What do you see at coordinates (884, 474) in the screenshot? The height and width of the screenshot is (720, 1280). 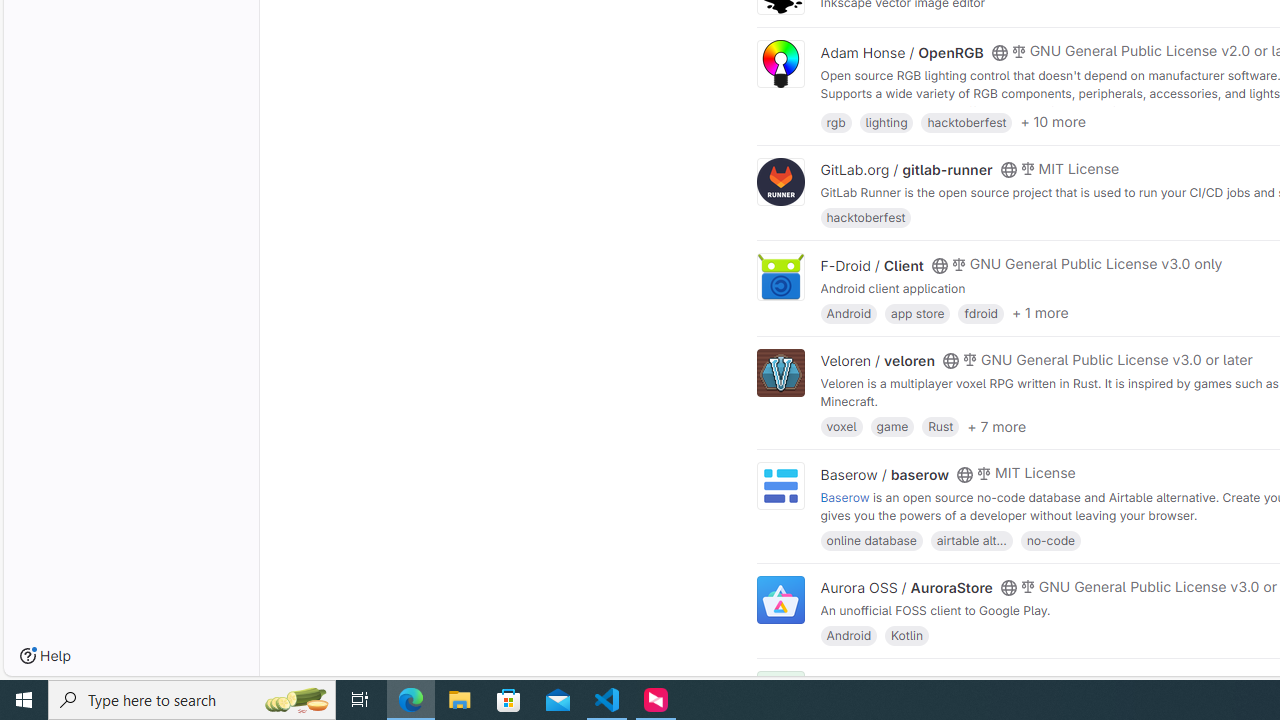 I see `'Baserow / baserow'` at bounding box center [884, 474].